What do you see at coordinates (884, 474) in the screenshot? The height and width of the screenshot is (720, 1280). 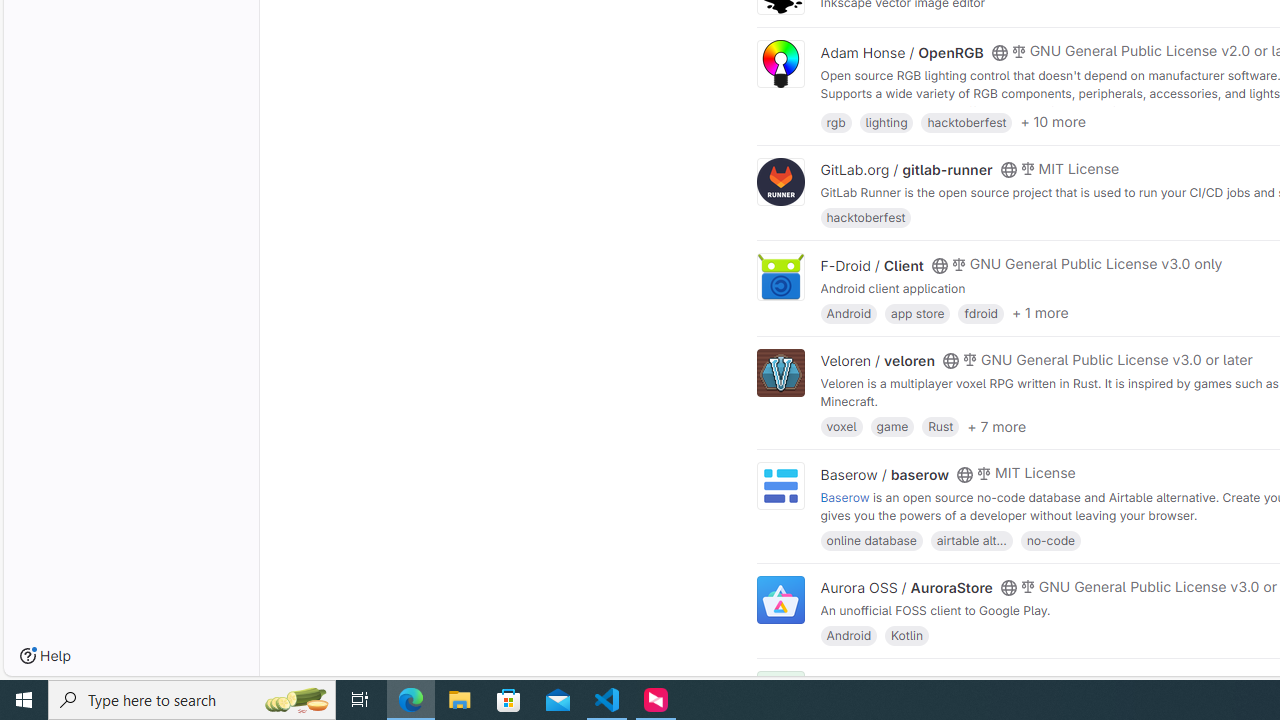 I see `'Baserow / baserow'` at bounding box center [884, 474].